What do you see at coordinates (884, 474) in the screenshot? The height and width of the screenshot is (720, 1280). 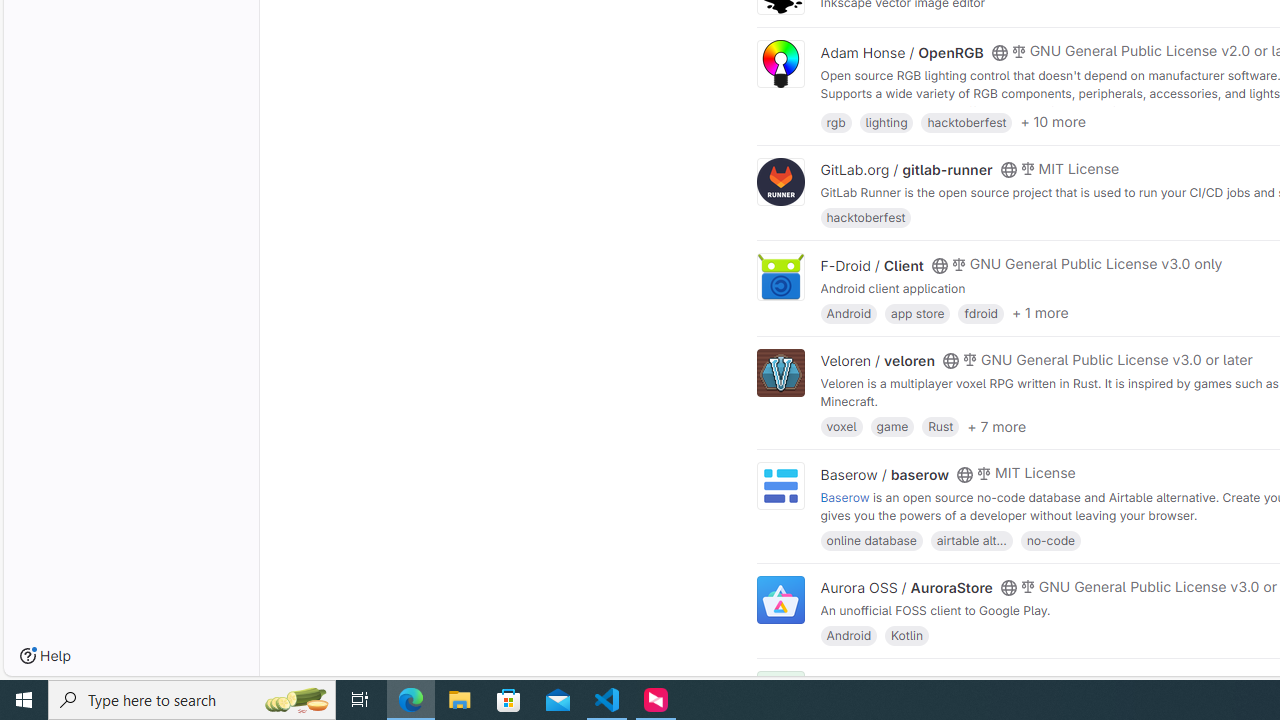 I see `'Baserow / baserow'` at bounding box center [884, 474].